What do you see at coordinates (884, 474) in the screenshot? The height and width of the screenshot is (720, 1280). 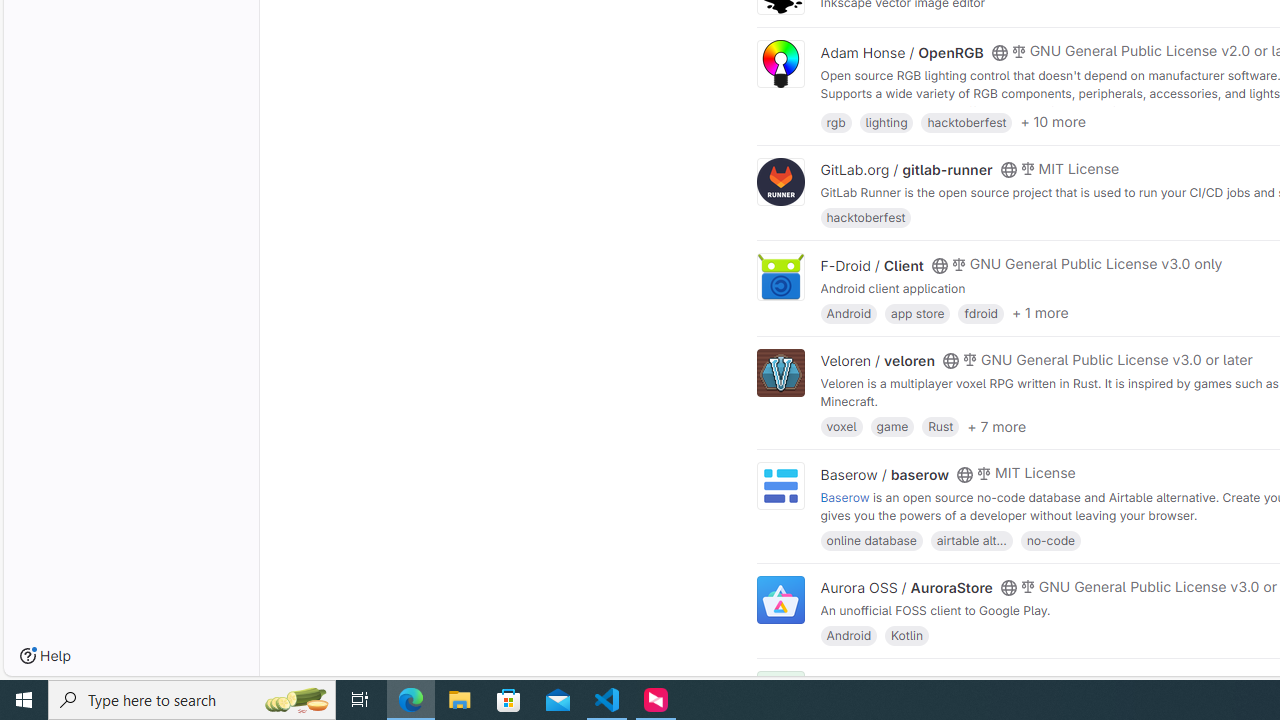 I see `'Baserow / baserow'` at bounding box center [884, 474].